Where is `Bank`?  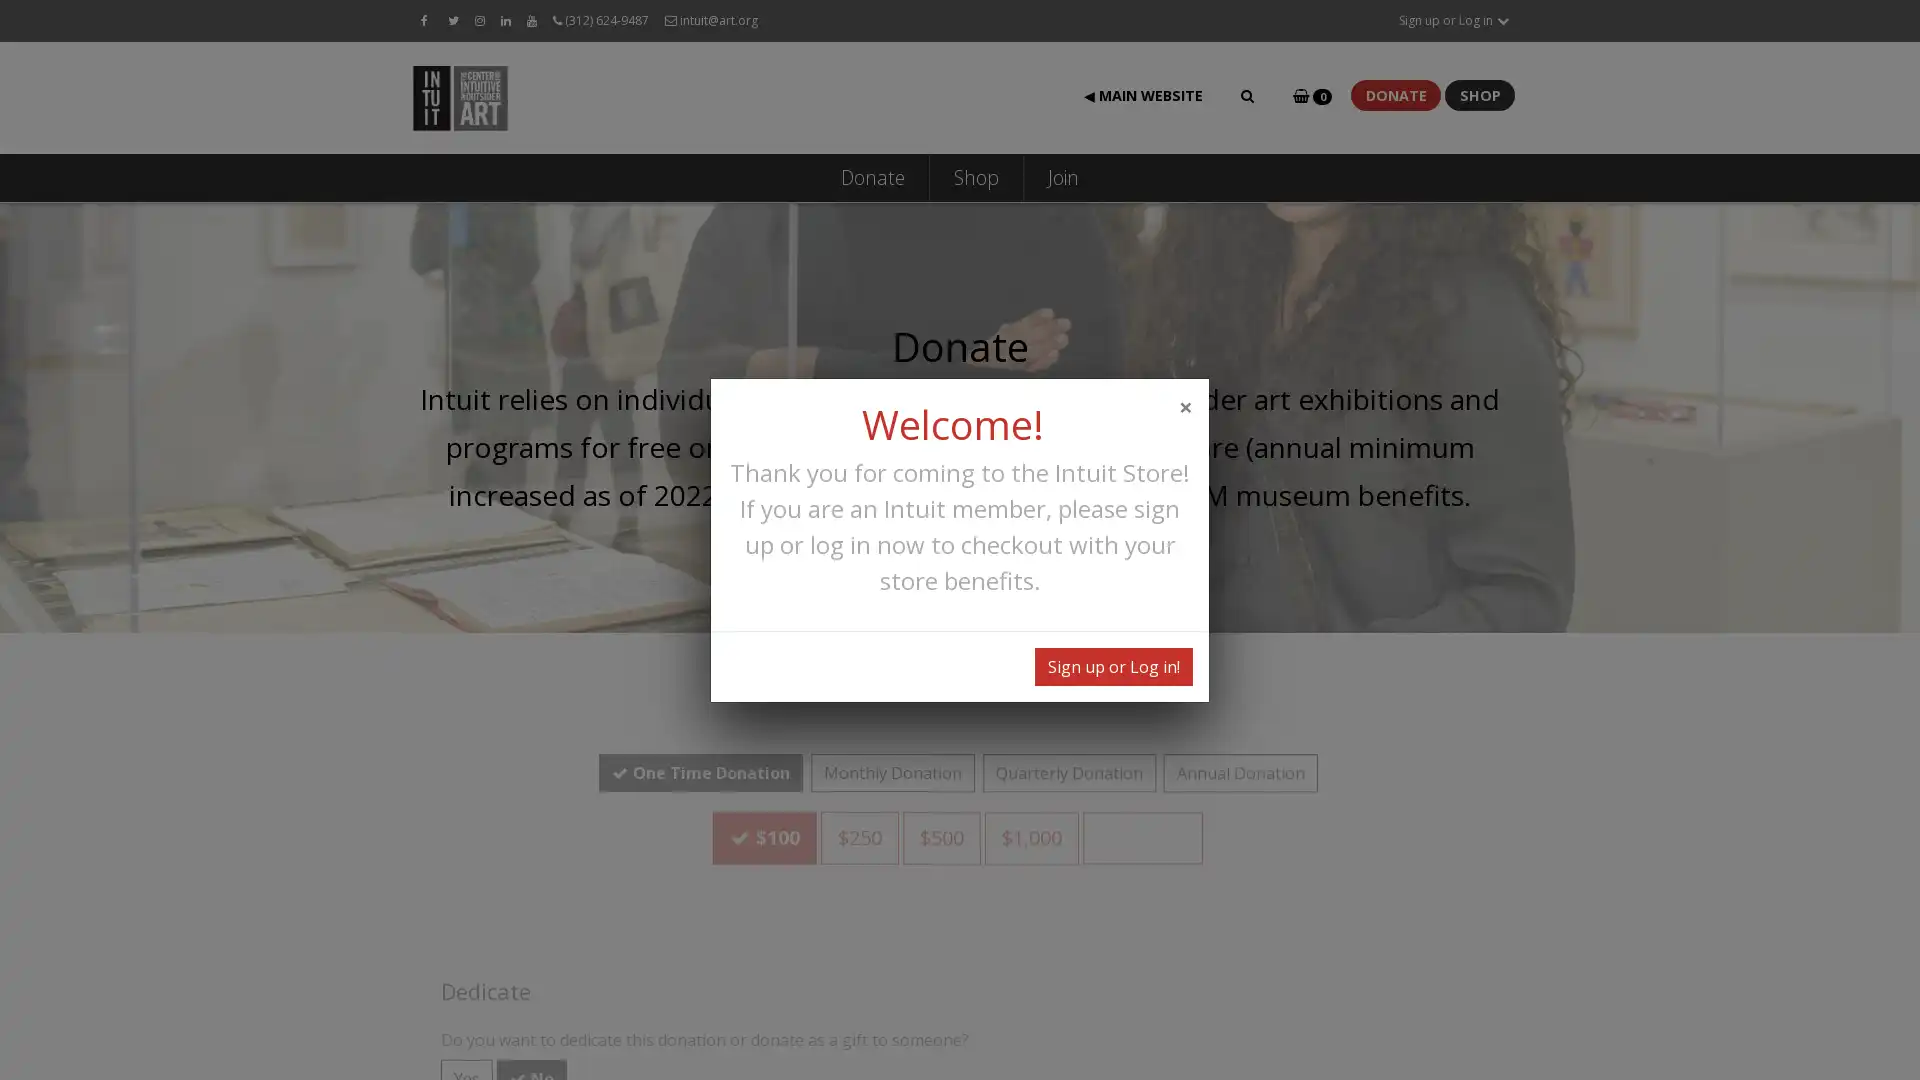
Bank is located at coordinates (1395, 930).